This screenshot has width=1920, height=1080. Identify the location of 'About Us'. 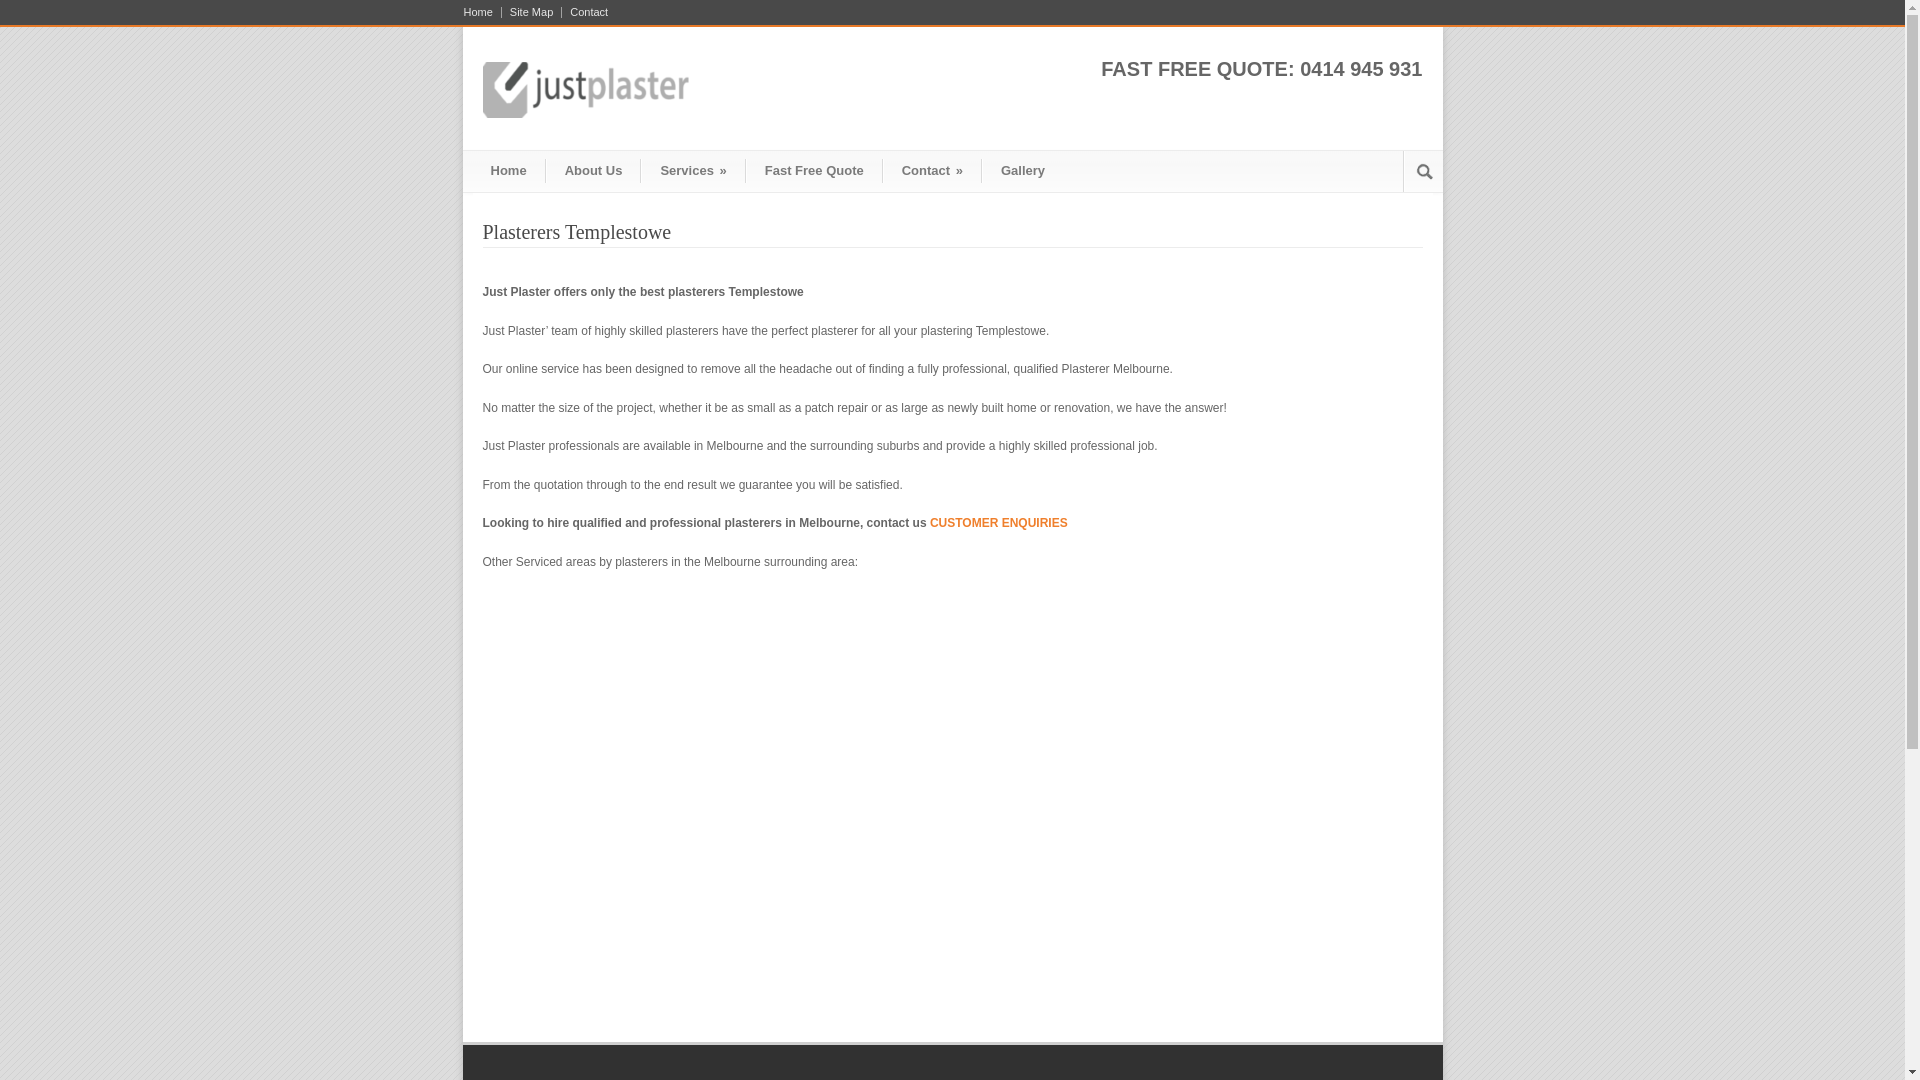
(593, 168).